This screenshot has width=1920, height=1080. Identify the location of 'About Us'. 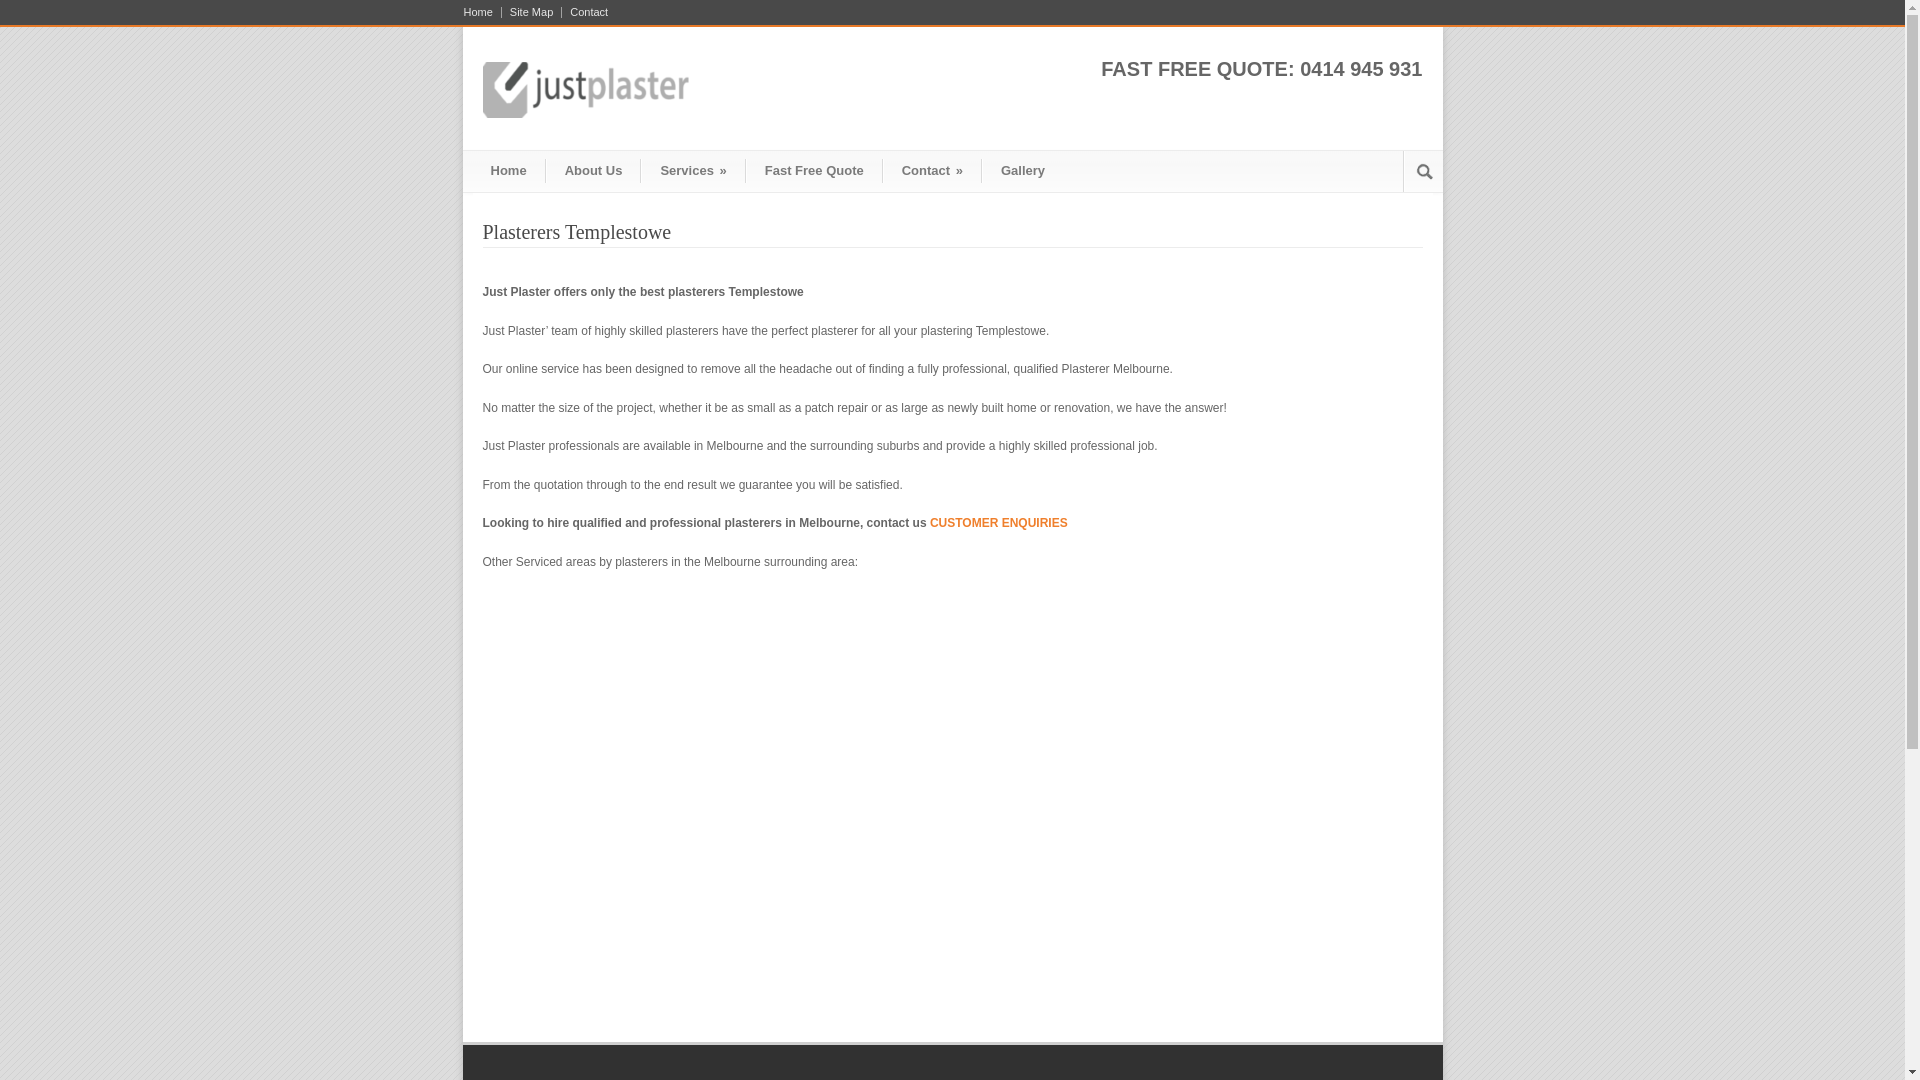
(593, 168).